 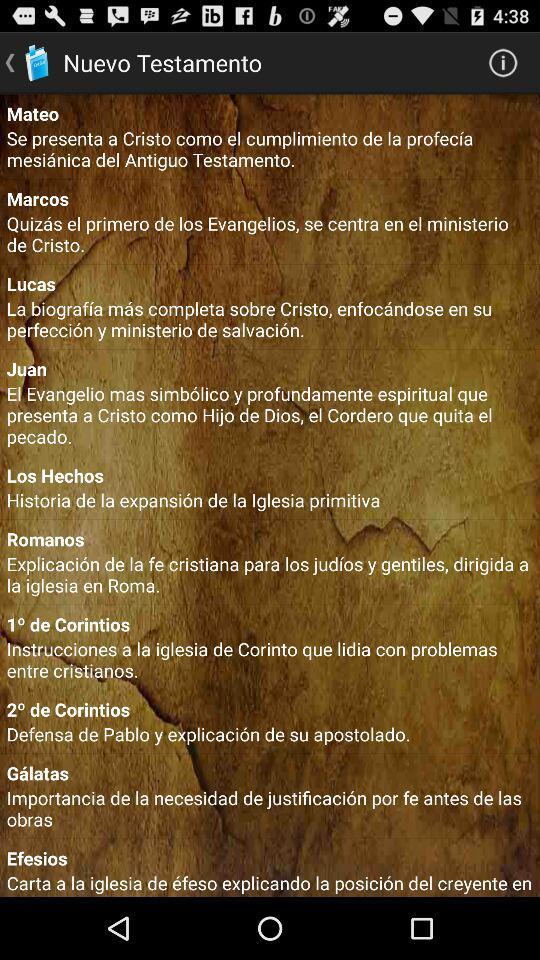 What do you see at coordinates (270, 808) in the screenshot?
I see `app above the efesios icon` at bounding box center [270, 808].